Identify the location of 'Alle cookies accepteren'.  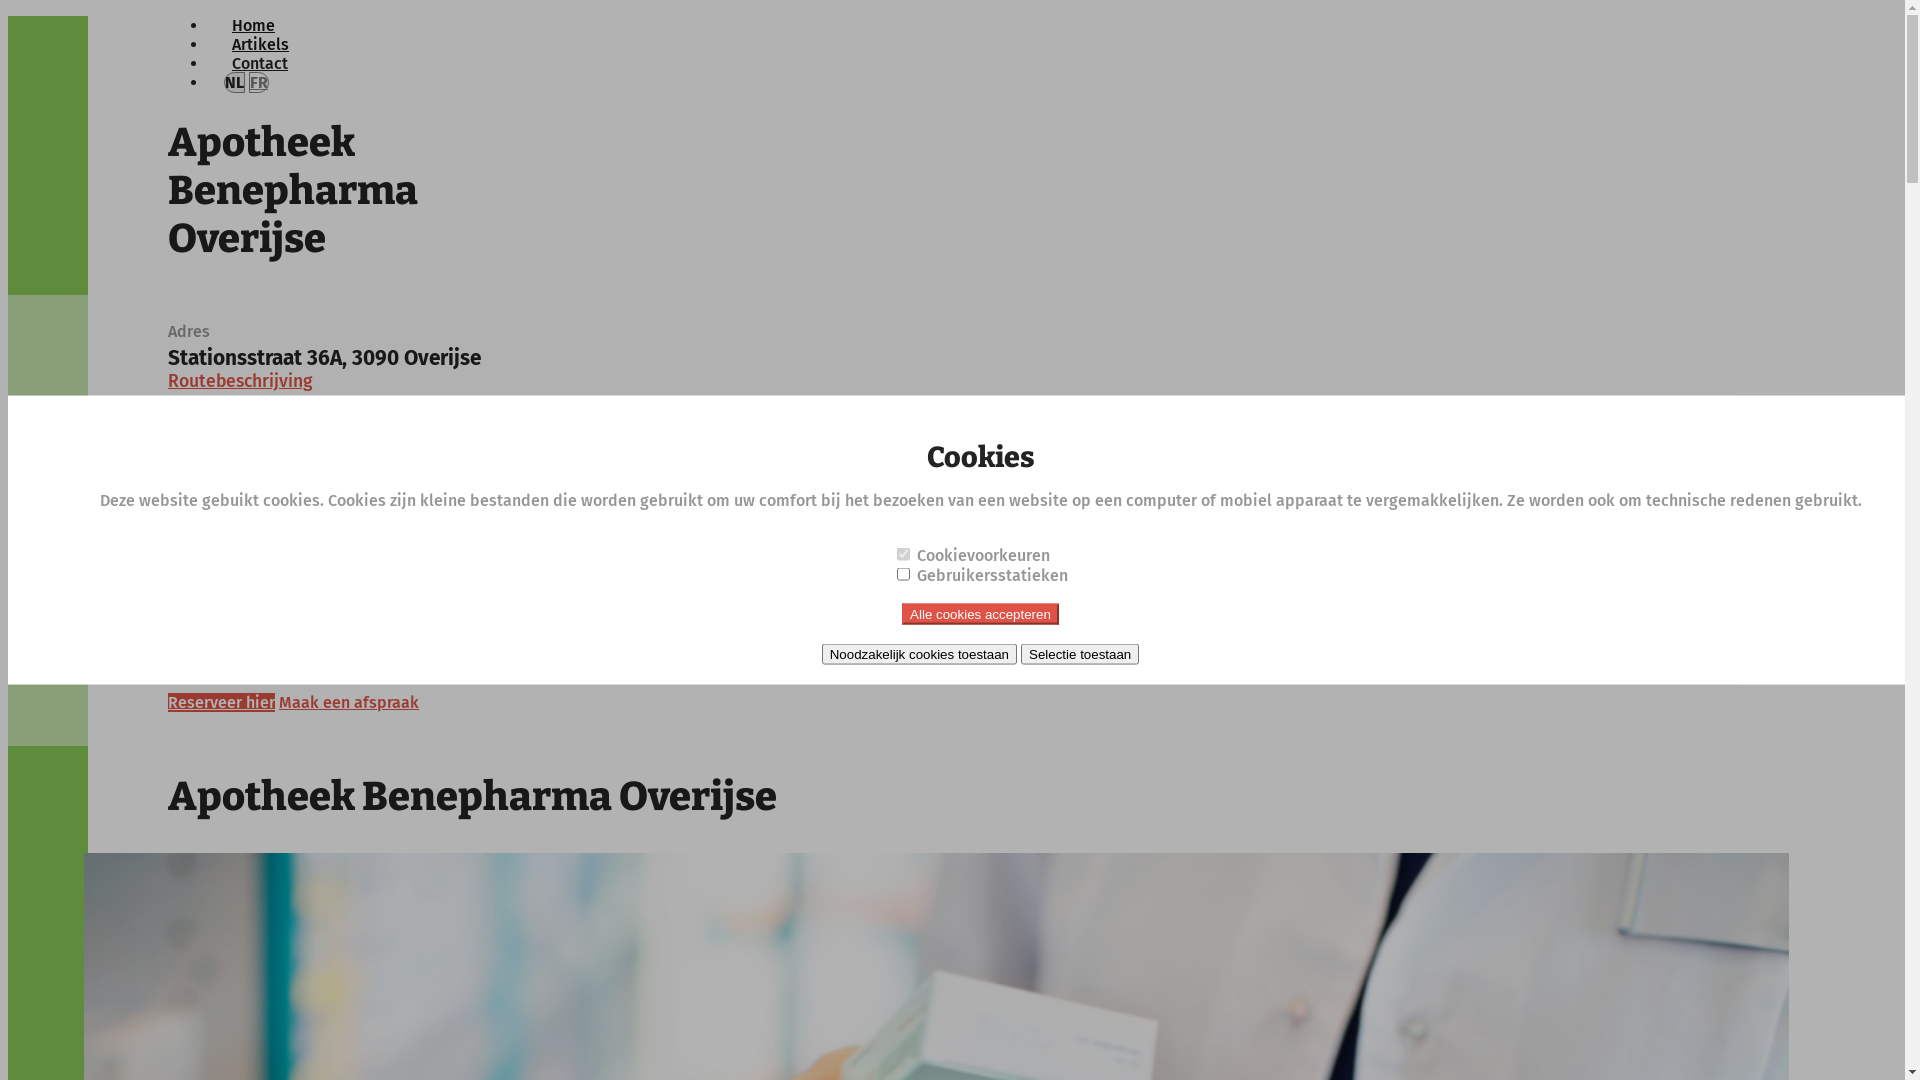
(980, 612).